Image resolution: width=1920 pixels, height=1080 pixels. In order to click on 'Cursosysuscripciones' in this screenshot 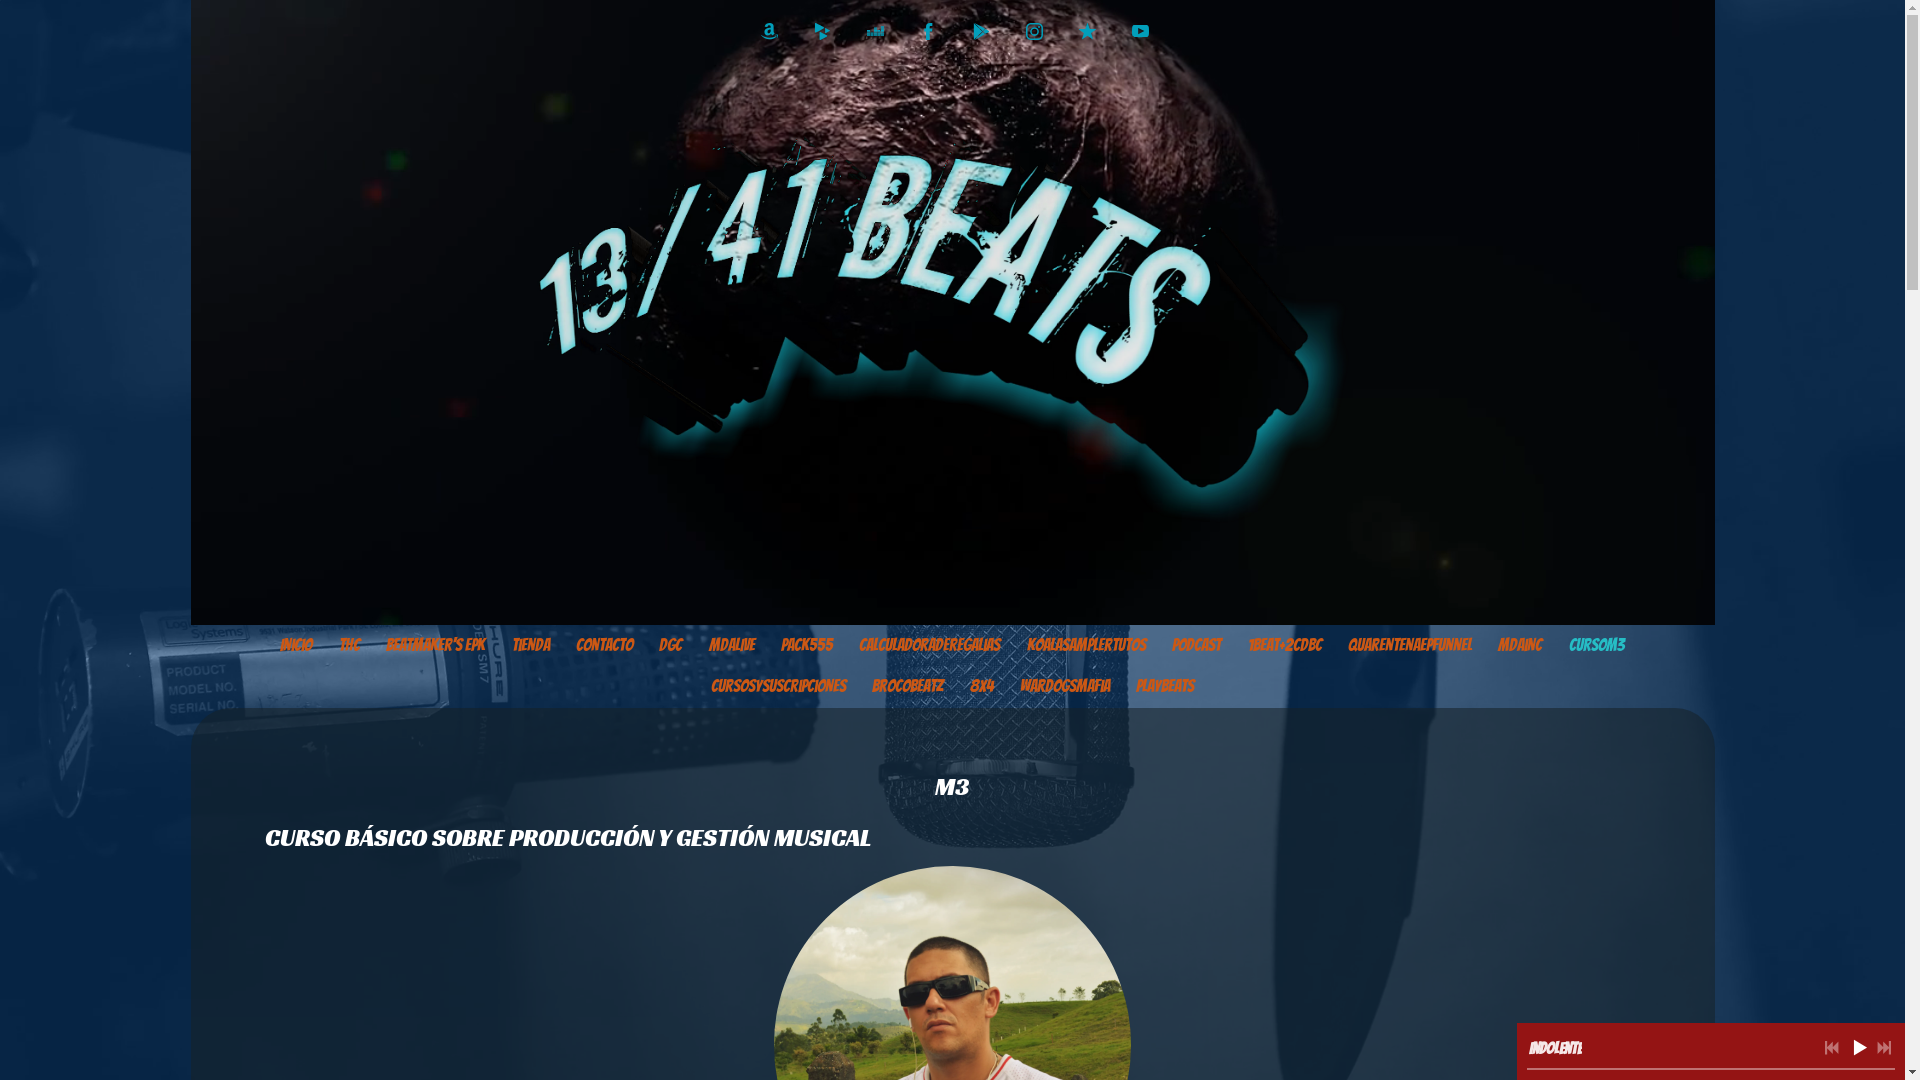, I will do `click(777, 685)`.